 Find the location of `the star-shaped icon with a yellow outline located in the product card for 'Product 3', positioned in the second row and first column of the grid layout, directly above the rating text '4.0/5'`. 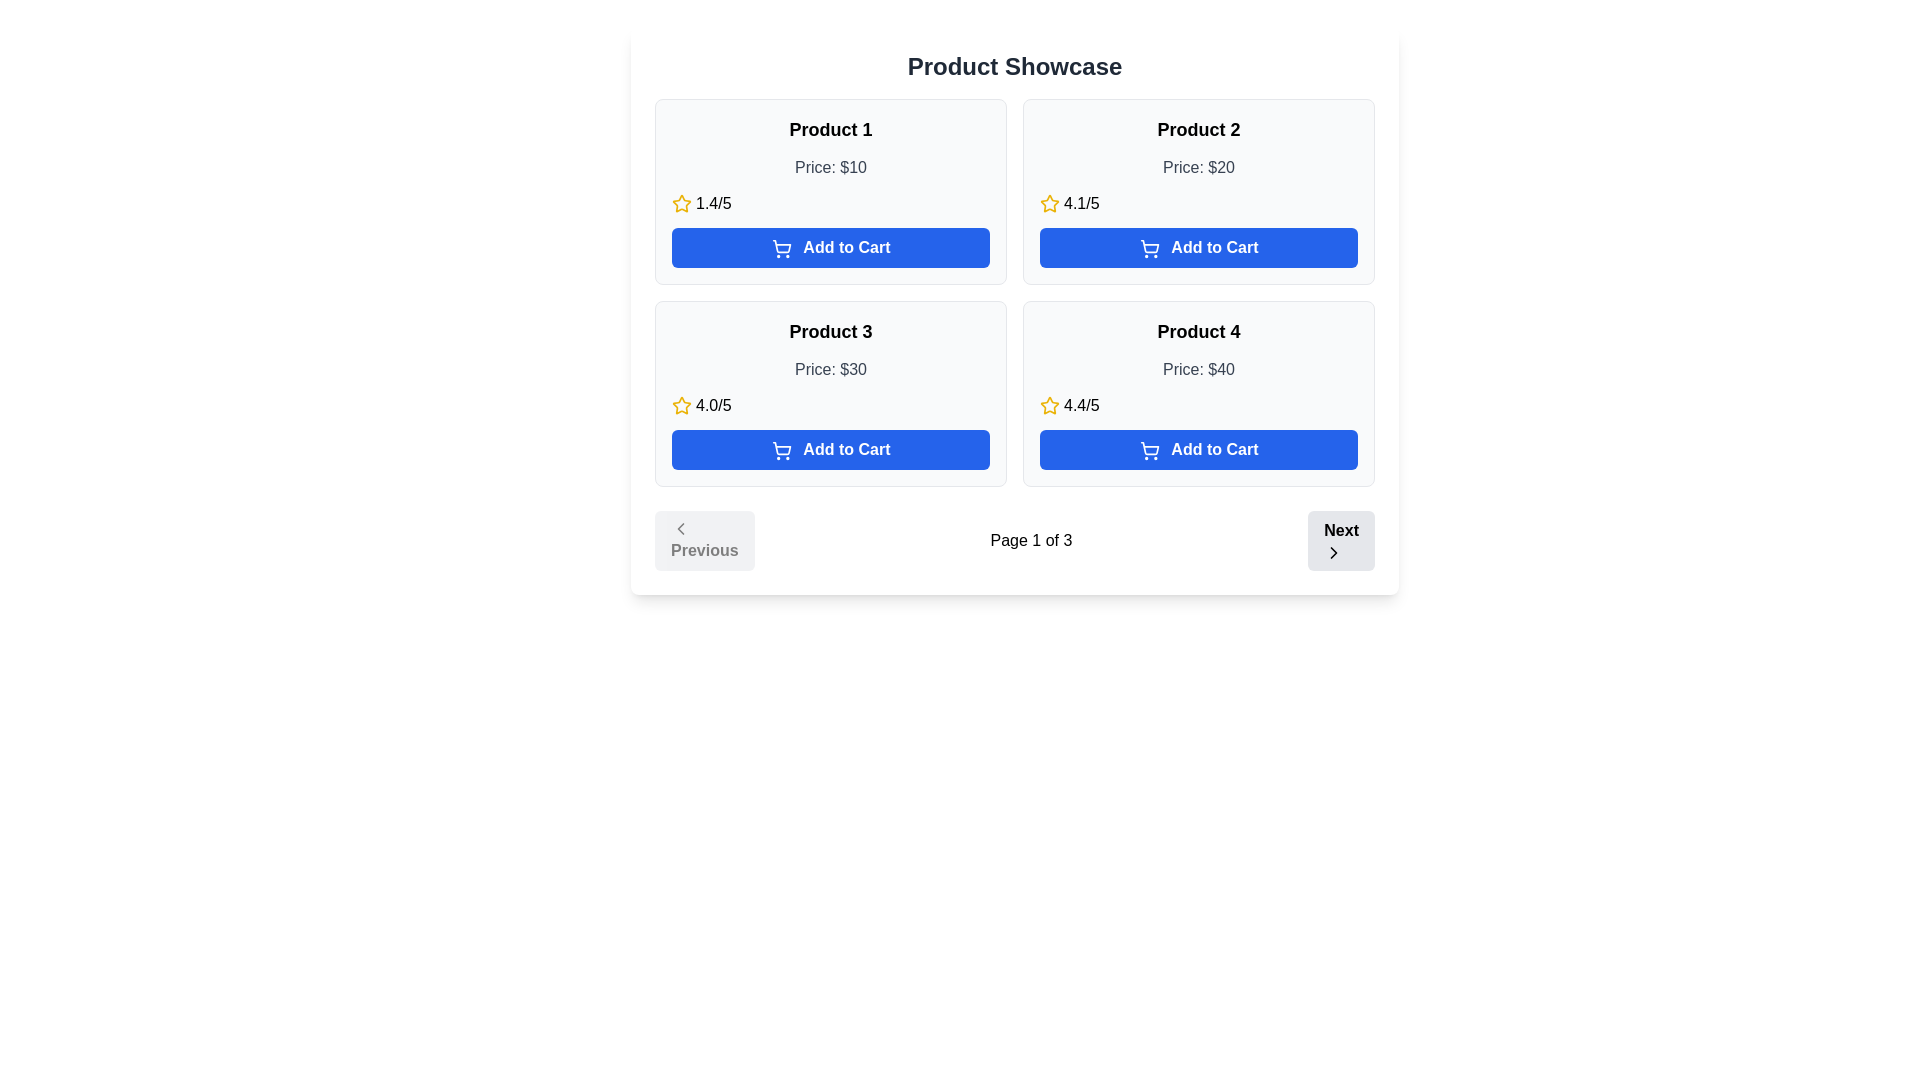

the star-shaped icon with a yellow outline located in the product card for 'Product 3', positioned in the second row and first column of the grid layout, directly above the rating text '4.0/5' is located at coordinates (681, 405).